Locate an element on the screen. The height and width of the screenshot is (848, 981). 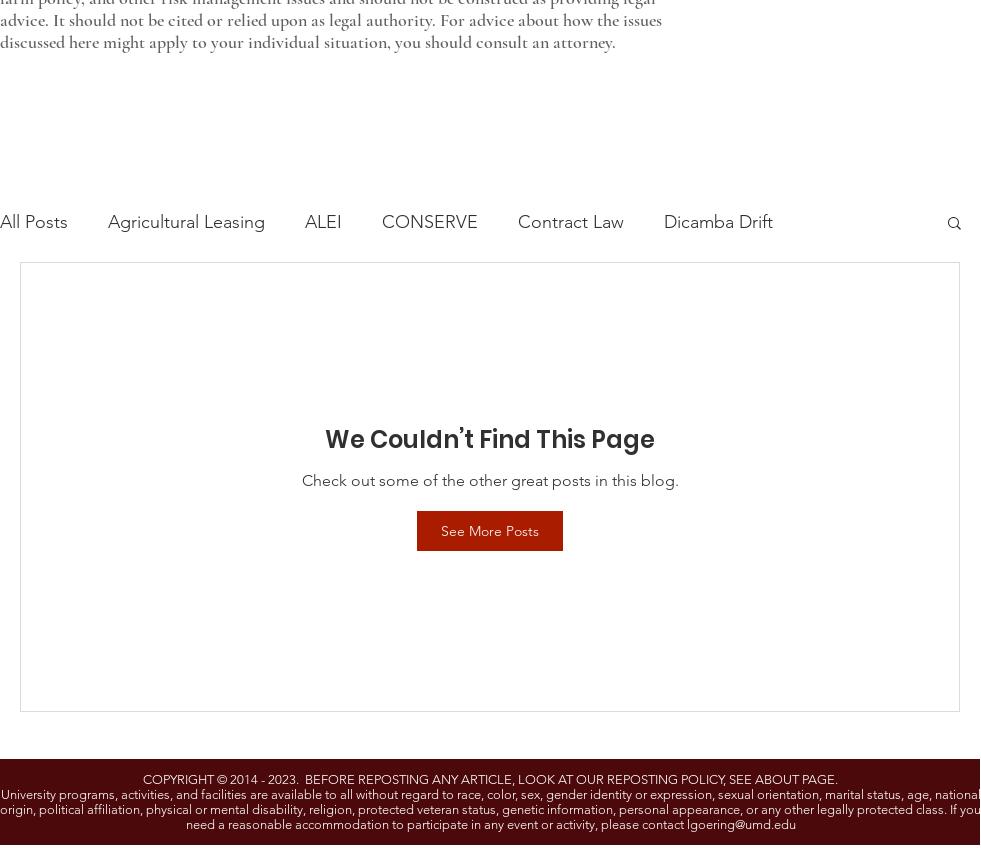
'Frequently Asked Question' is located at coordinates (545, 301).